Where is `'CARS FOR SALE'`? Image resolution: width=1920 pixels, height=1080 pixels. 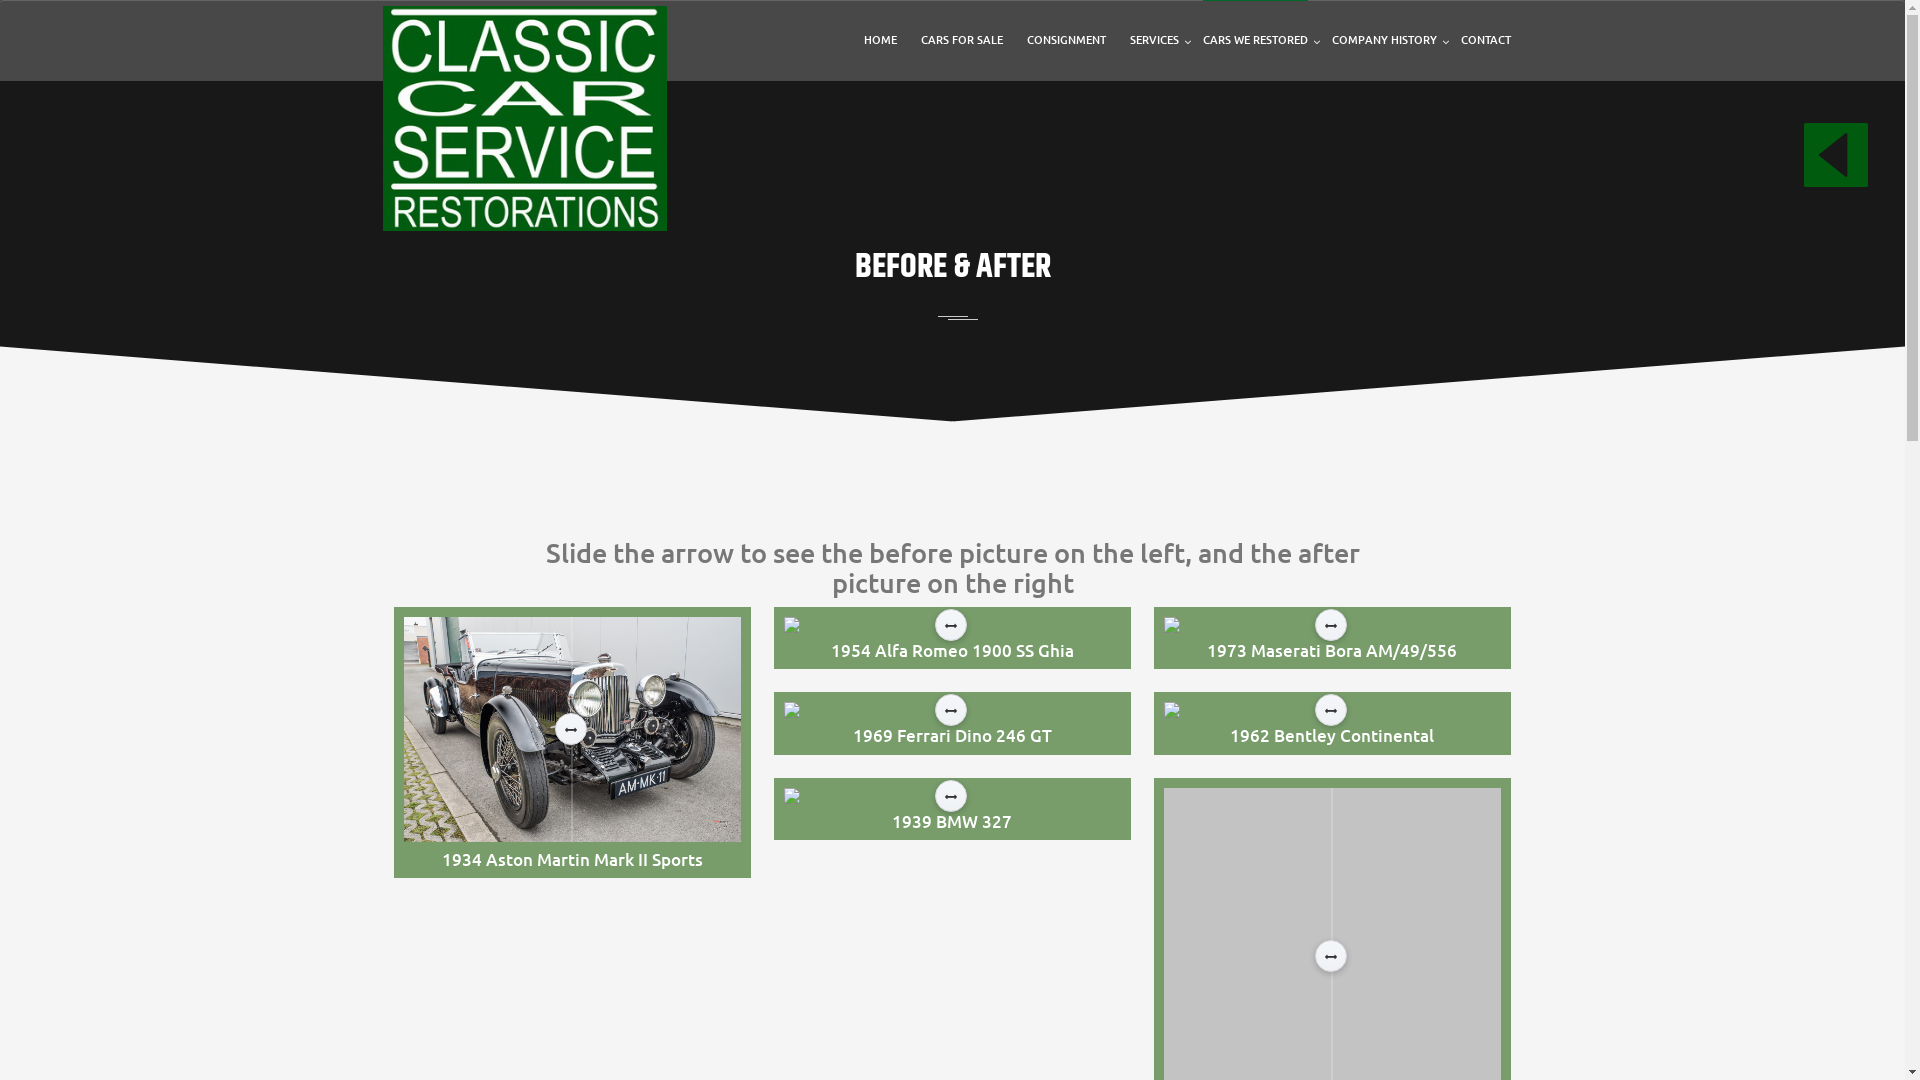 'CARS FOR SALE' is located at coordinates (960, 39).